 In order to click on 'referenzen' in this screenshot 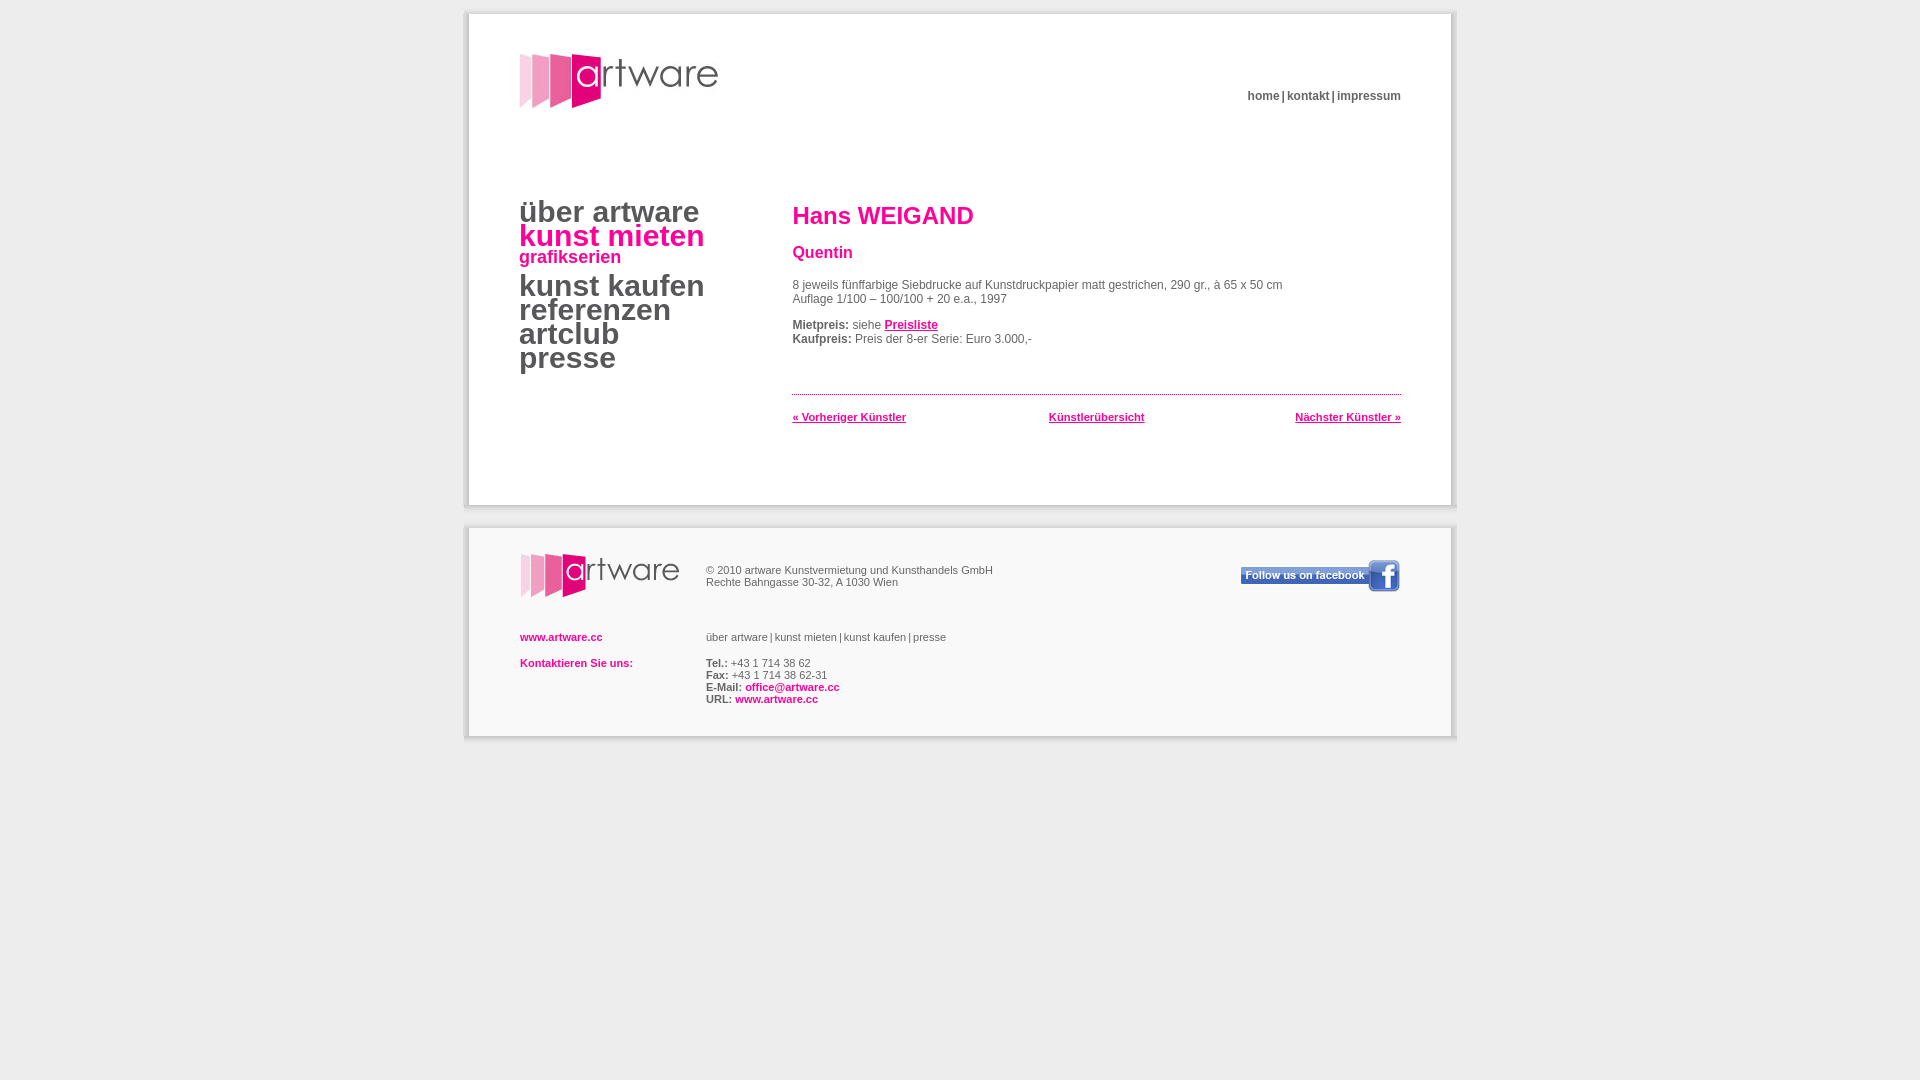, I will do `click(518, 309)`.